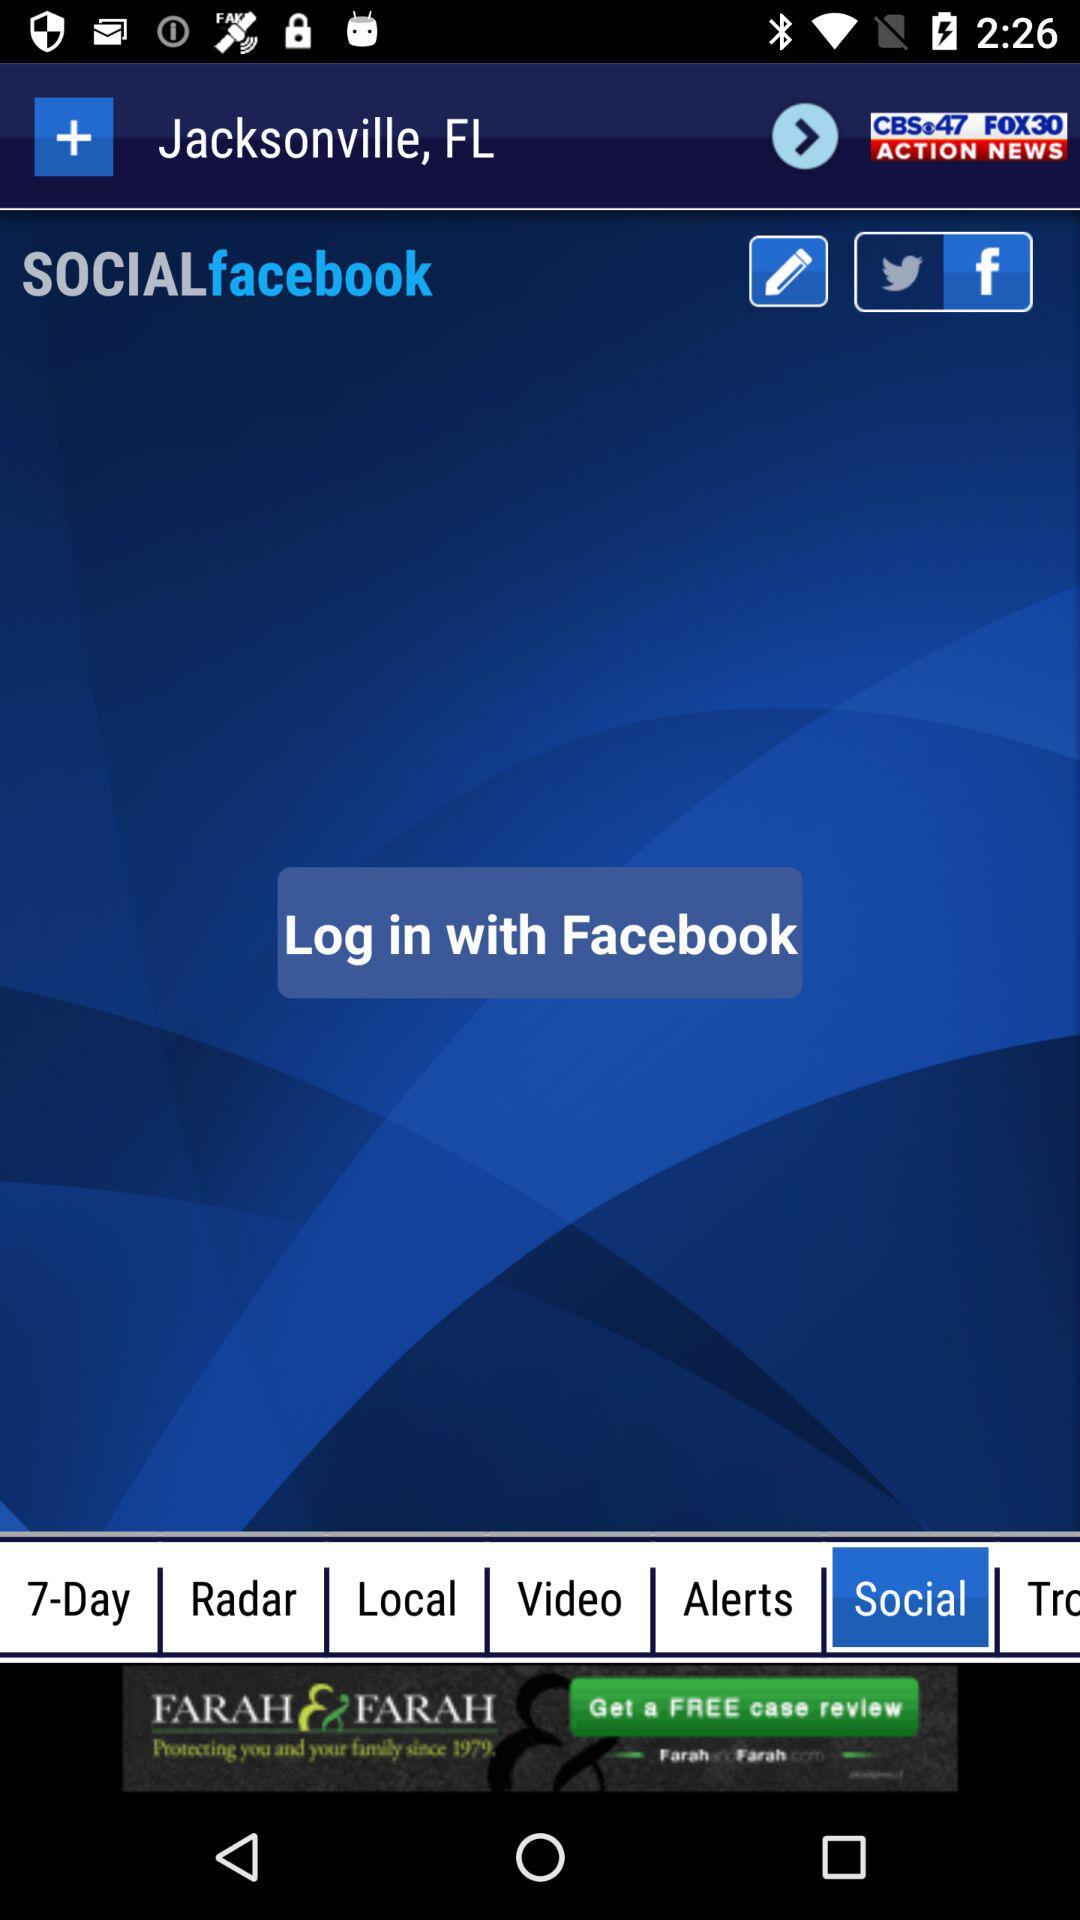 This screenshot has width=1080, height=1920. What do you see at coordinates (804, 135) in the screenshot?
I see `next button` at bounding box center [804, 135].